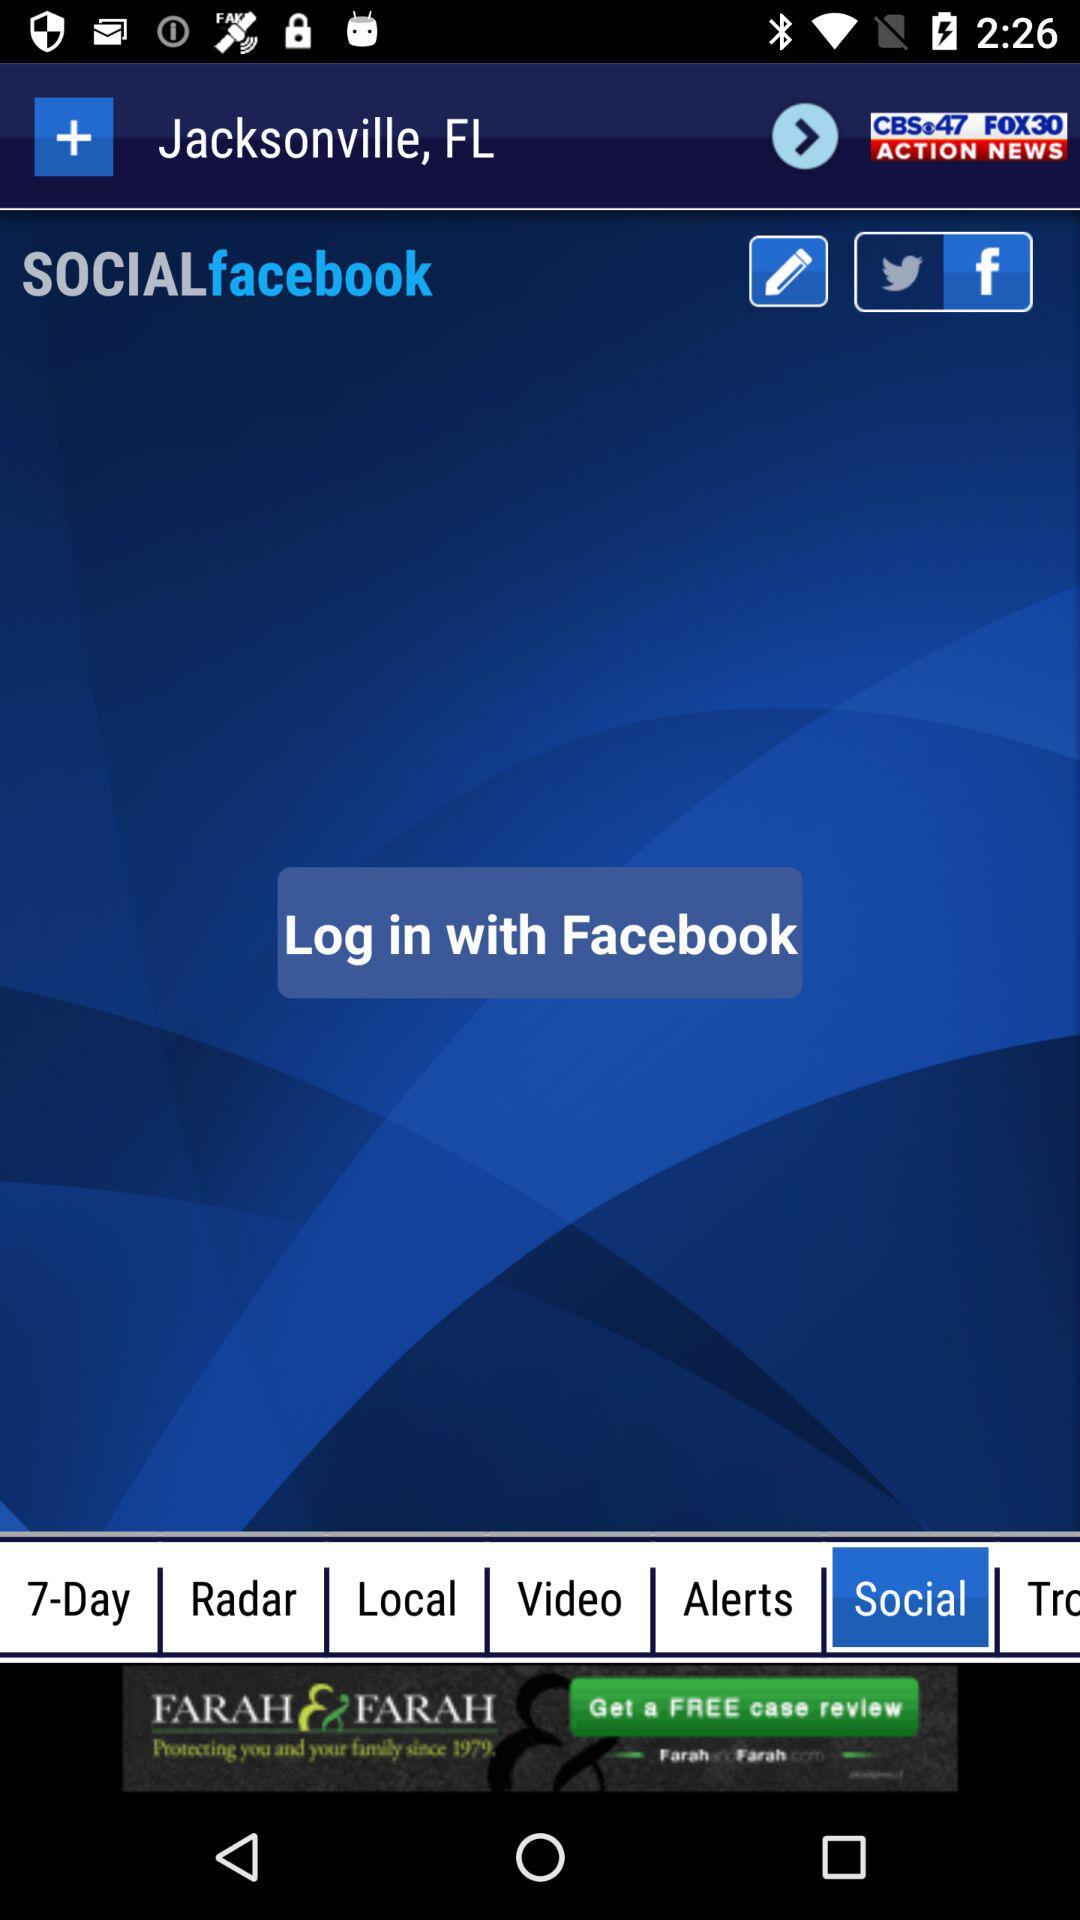 This screenshot has width=1080, height=1920. What do you see at coordinates (804, 135) in the screenshot?
I see `next button` at bounding box center [804, 135].